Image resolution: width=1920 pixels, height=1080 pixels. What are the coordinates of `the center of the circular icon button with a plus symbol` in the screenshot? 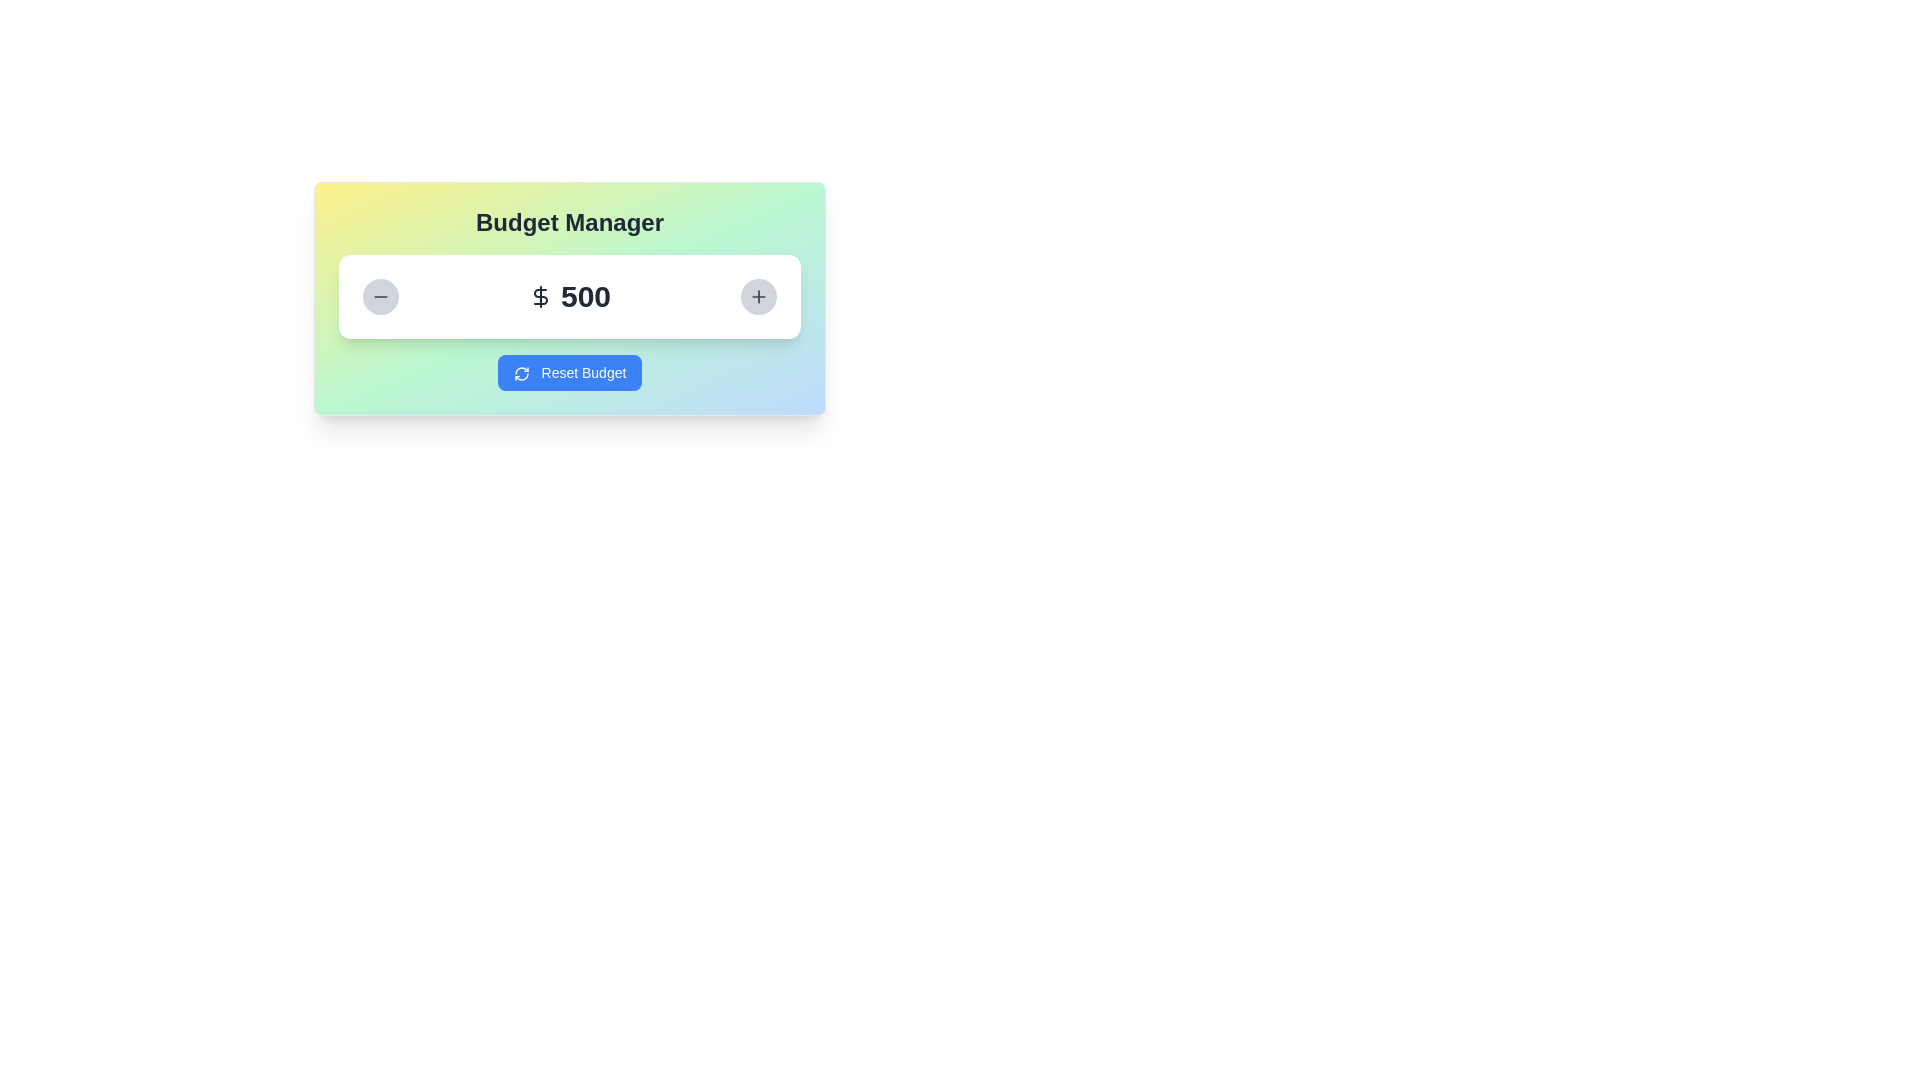 It's located at (757, 297).